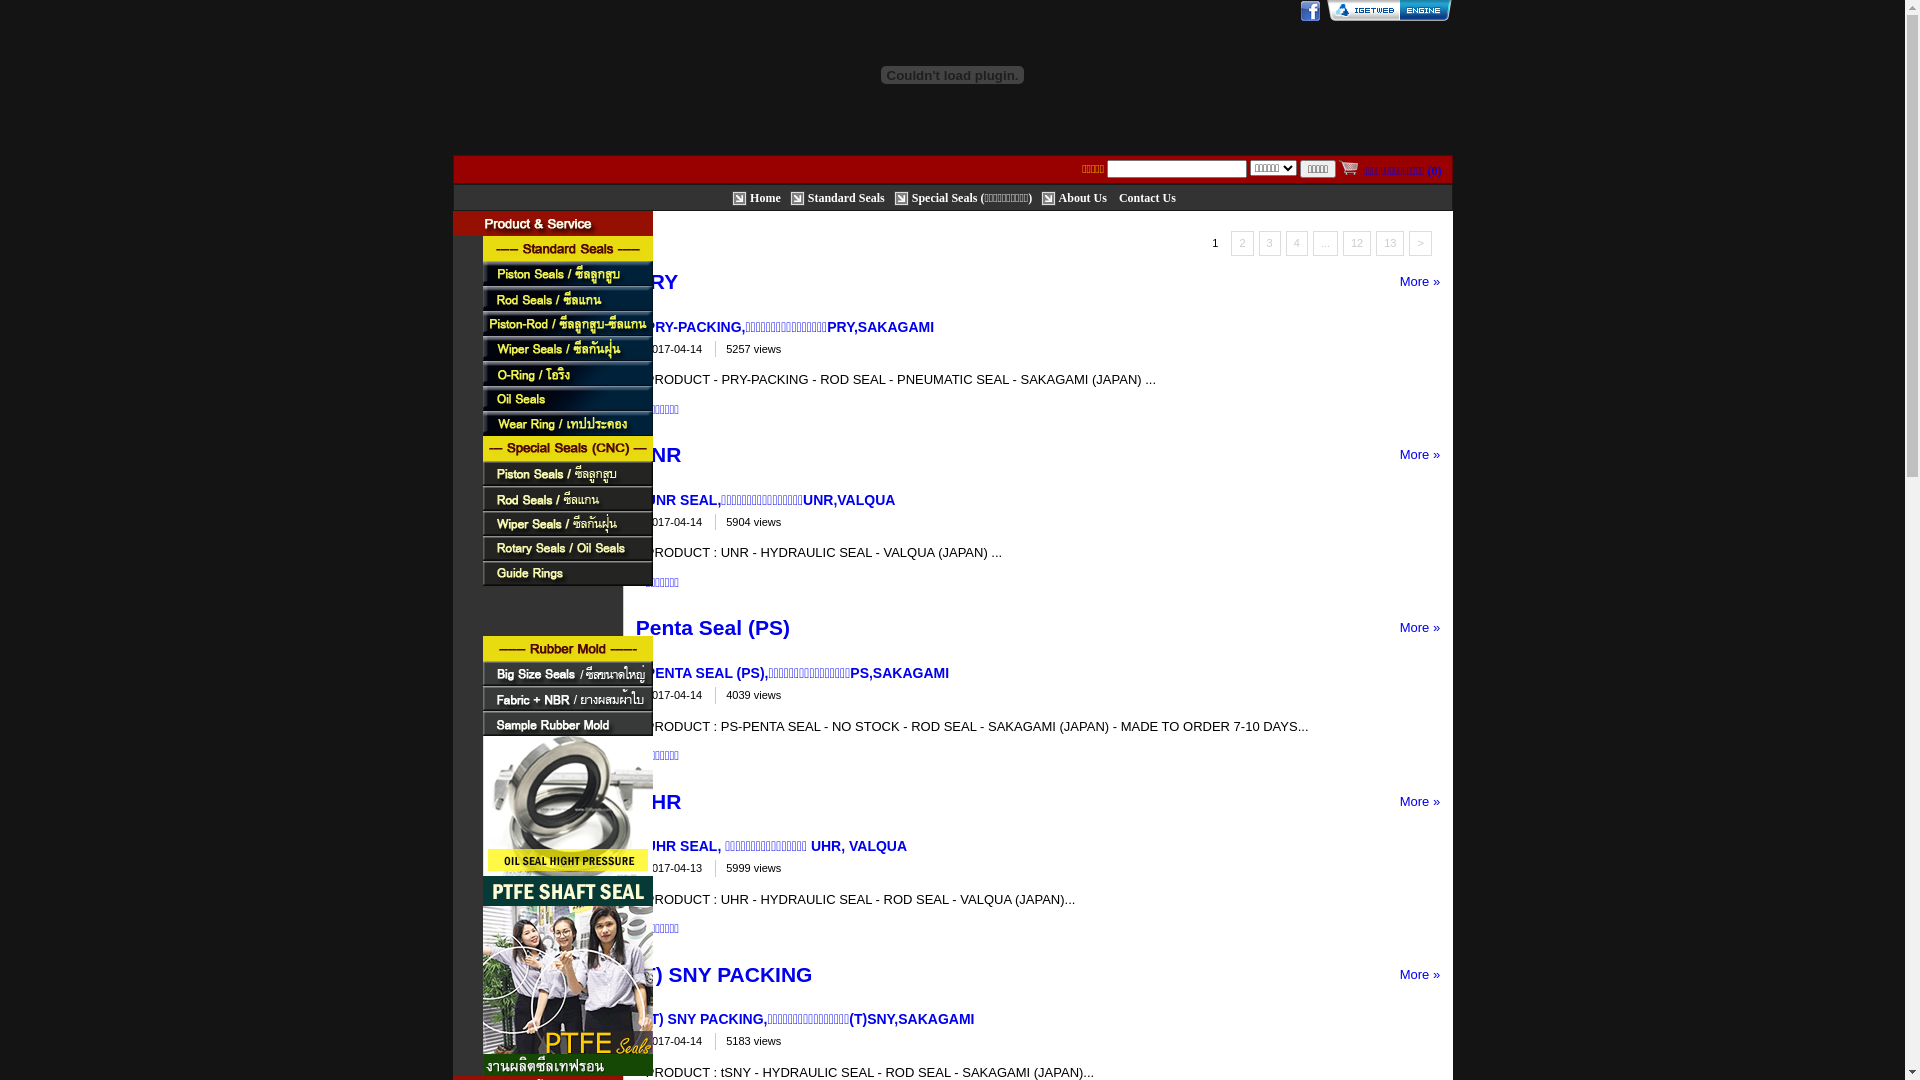 This screenshot has width=1920, height=1080. I want to click on ' About Us ', so click(1040, 196).